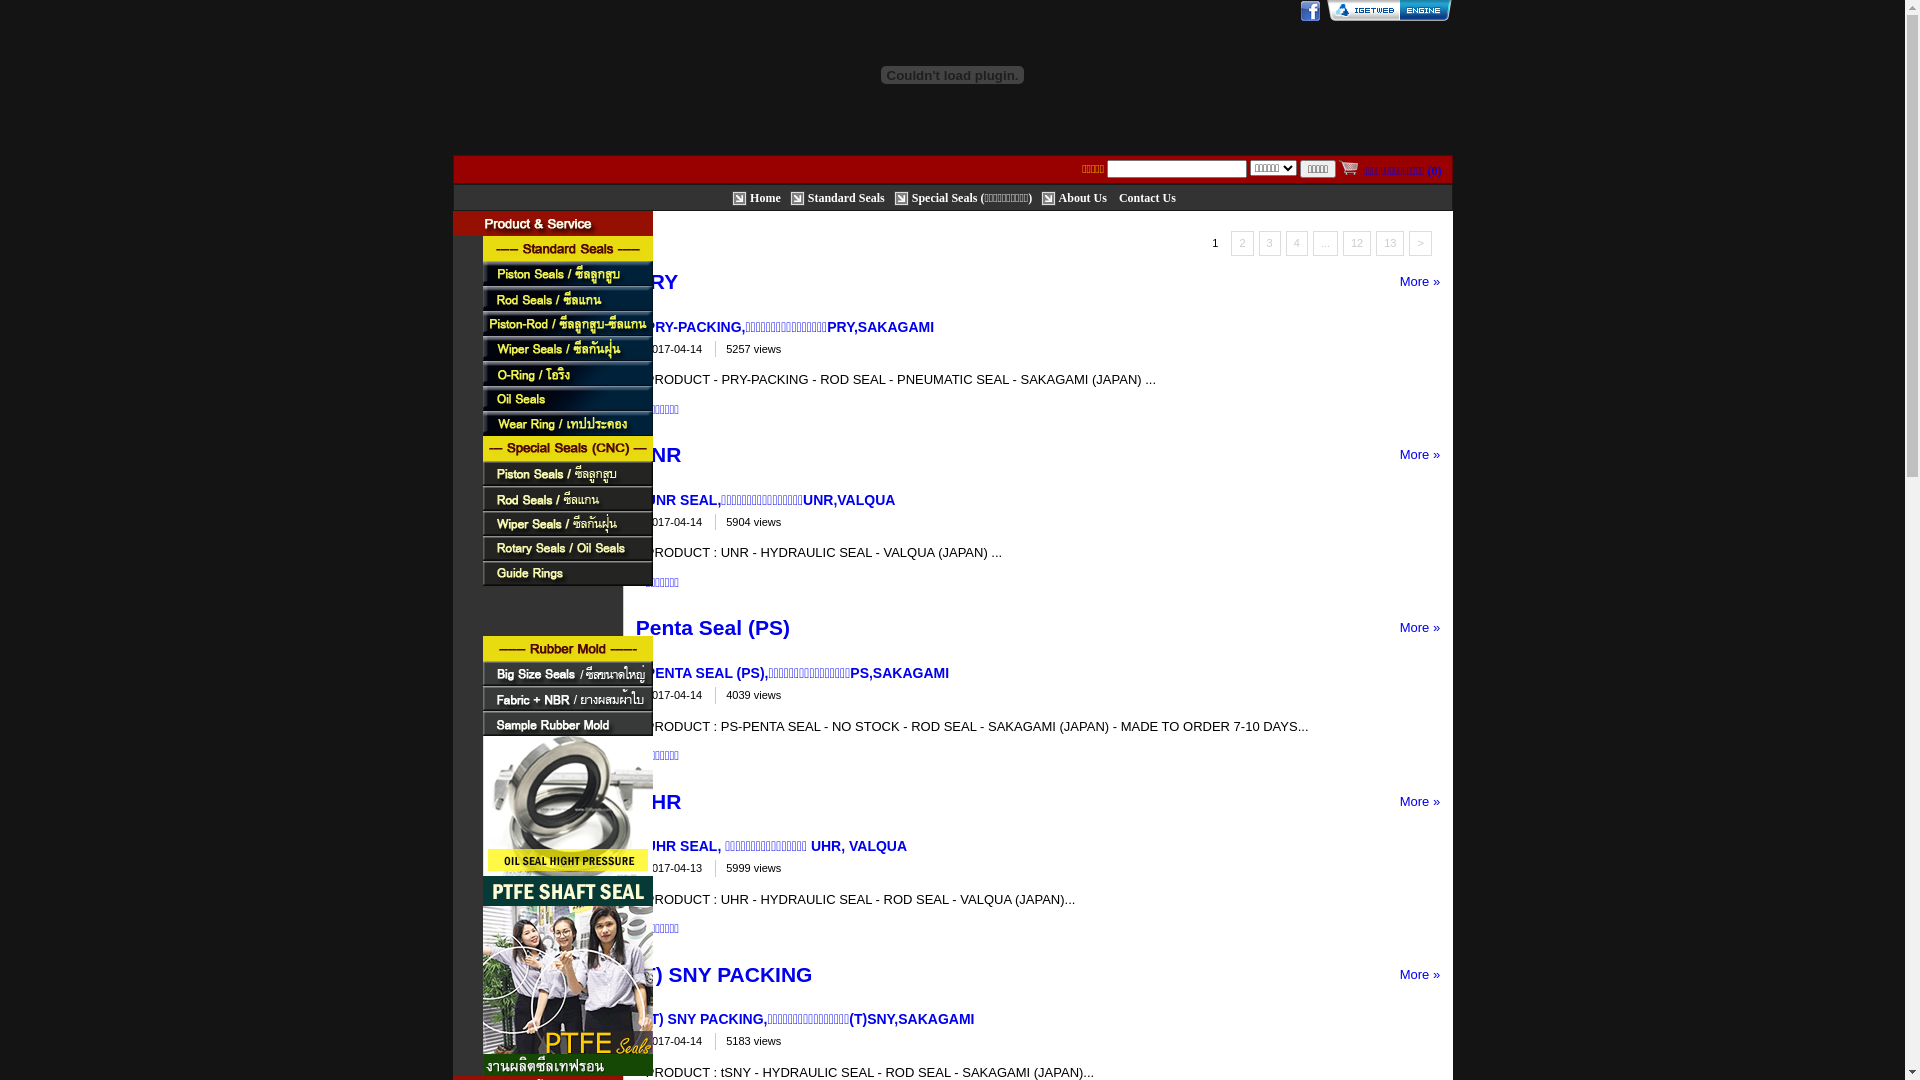 This screenshot has width=1920, height=1080. I want to click on ' About Us ', so click(1040, 196).